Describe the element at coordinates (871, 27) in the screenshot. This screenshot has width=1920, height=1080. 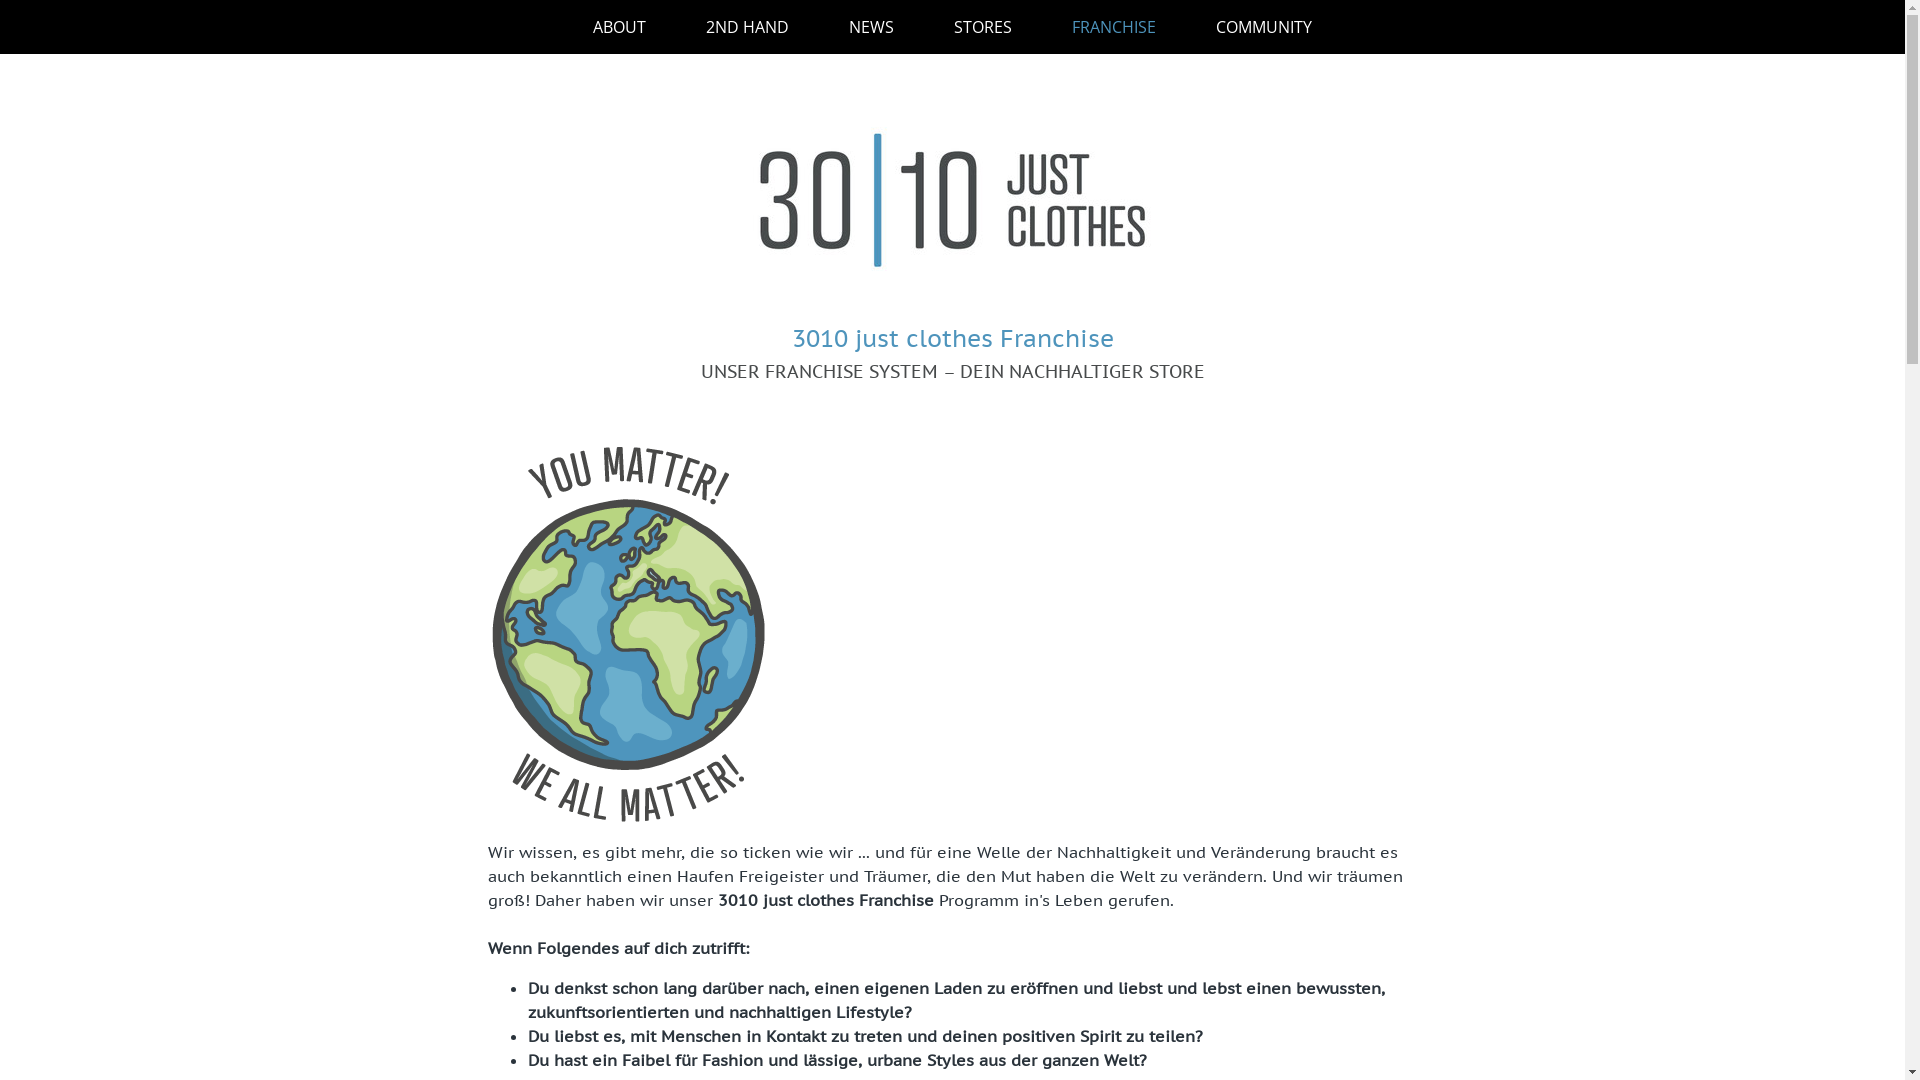
I see `'NEWS'` at that location.